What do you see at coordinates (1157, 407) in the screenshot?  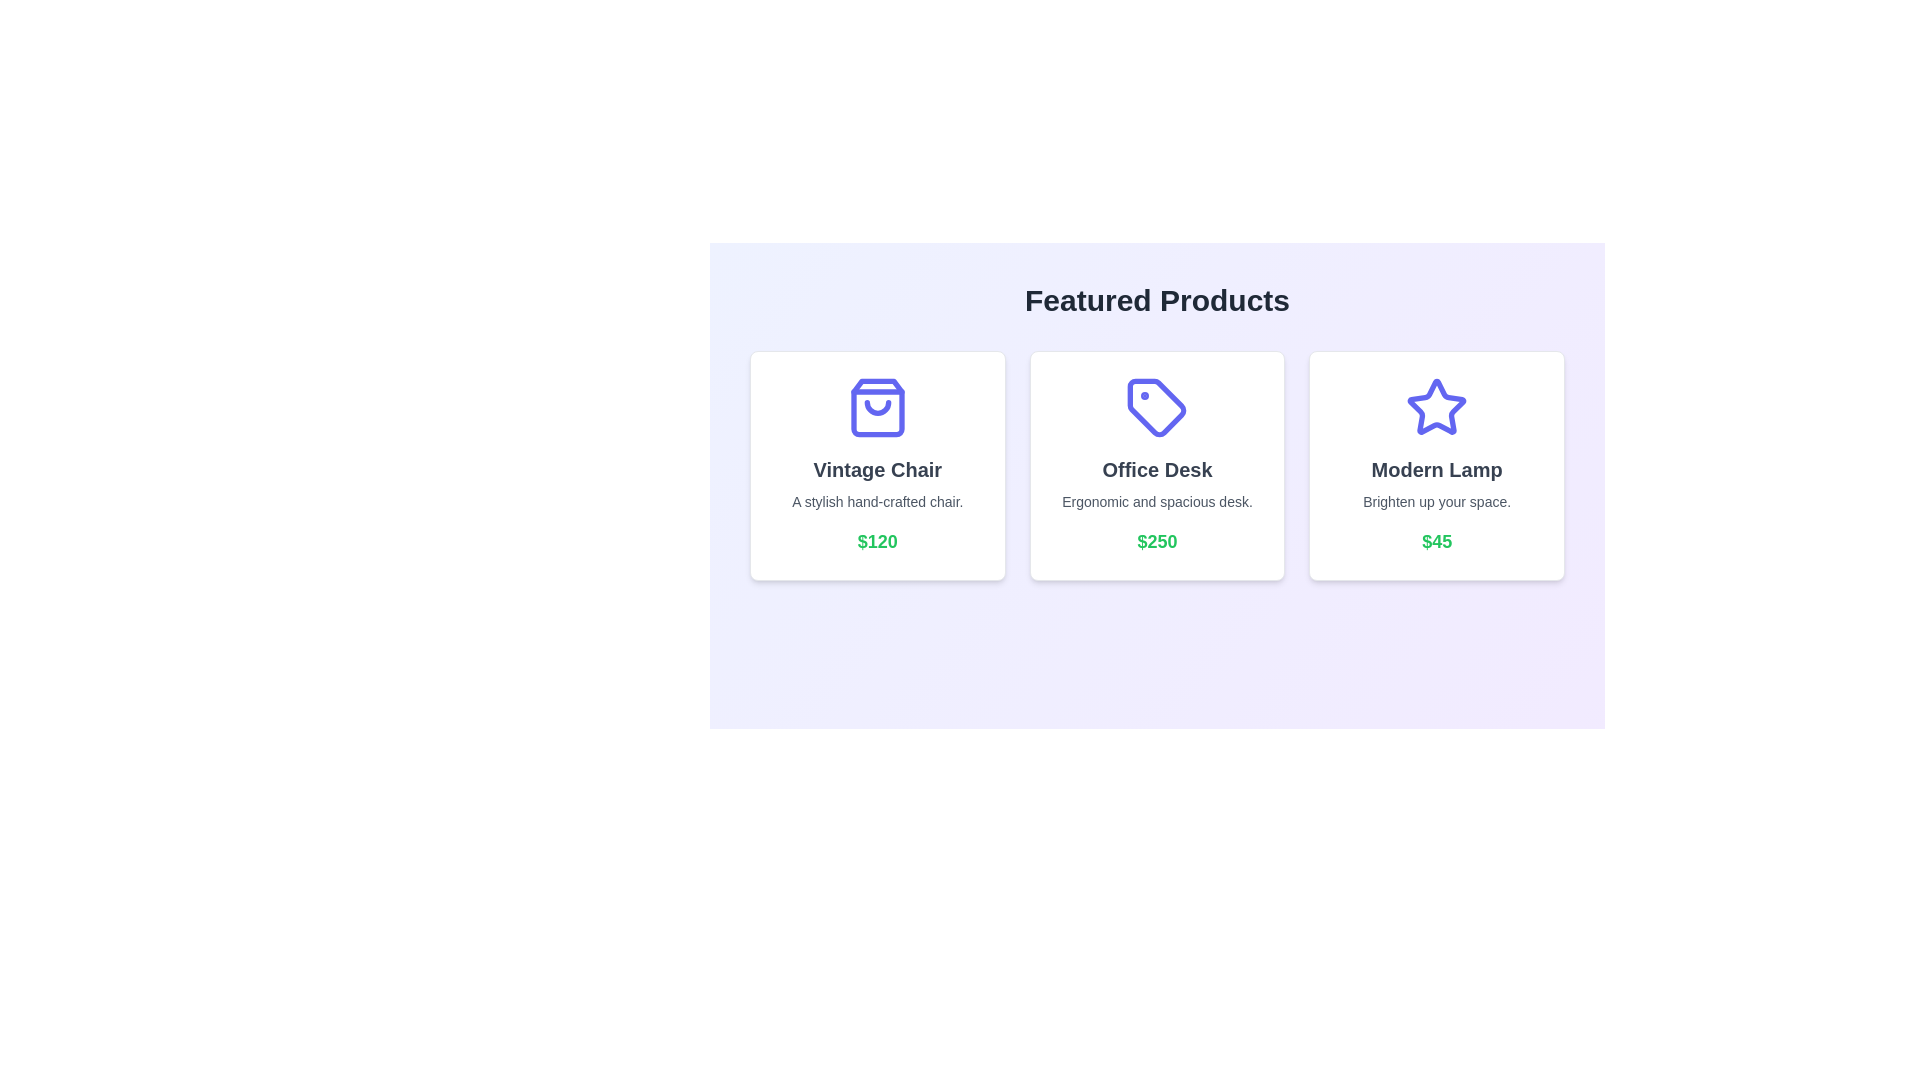 I see `the stylized tag icon in bold indigo blue color, located at the top part of the second card labeled 'Office Desk.'` at bounding box center [1157, 407].